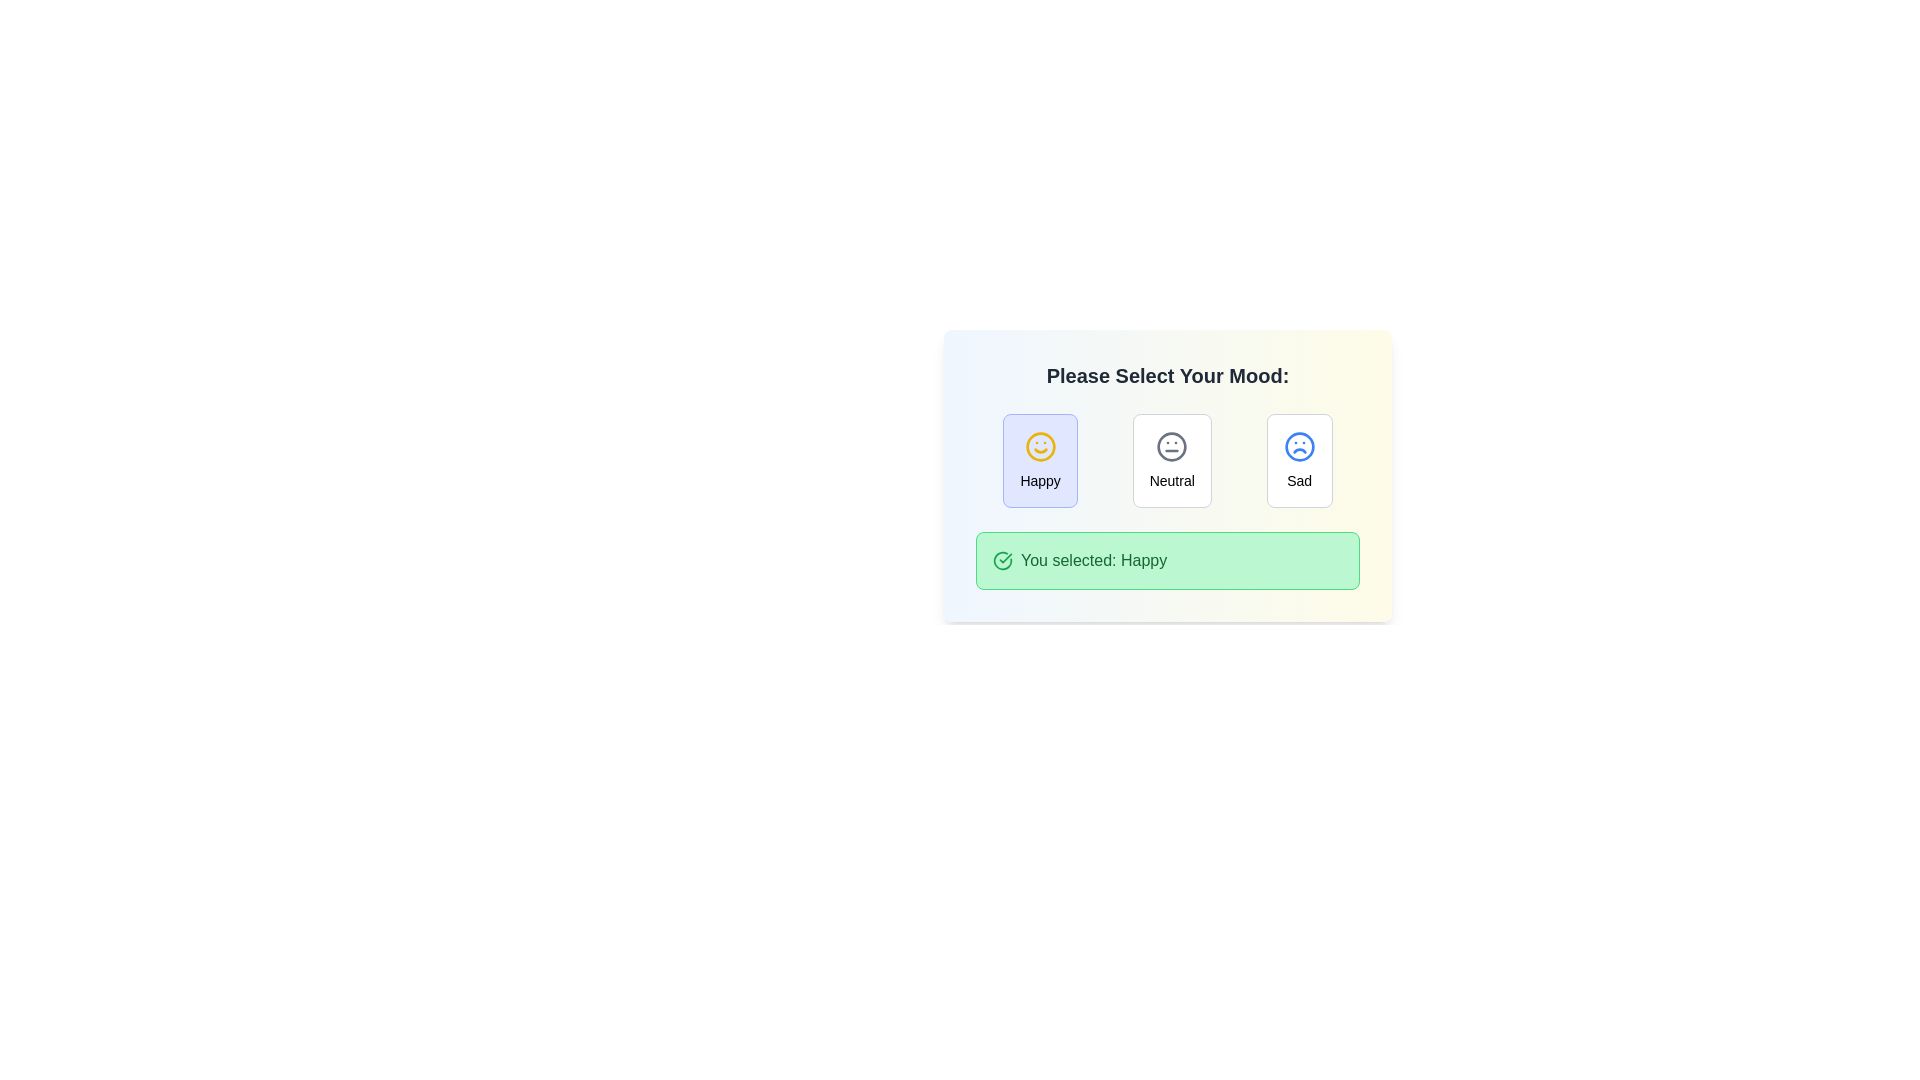  I want to click on the 'Sad' mood button, which is the rightmost button in the mood-selection interface, so click(1299, 461).